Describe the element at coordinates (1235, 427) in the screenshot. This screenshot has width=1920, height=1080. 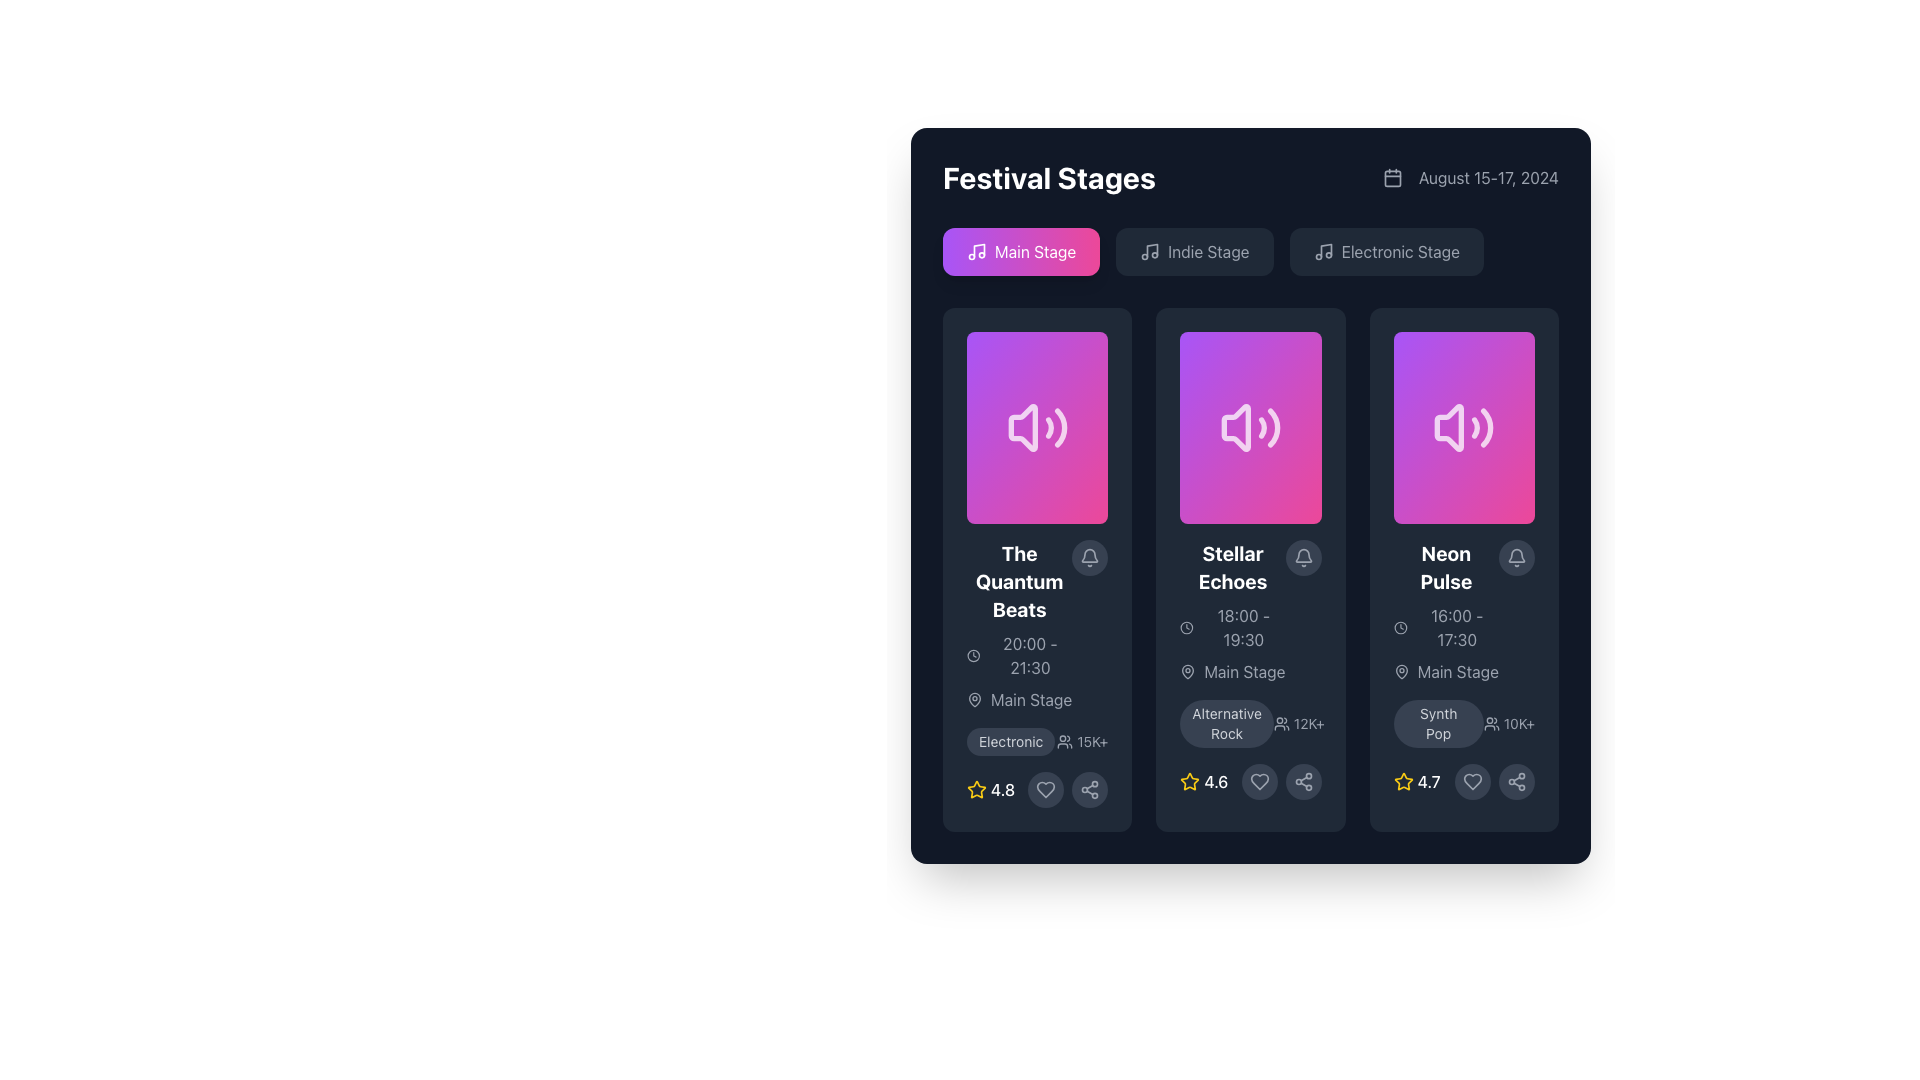
I see `the sound or volume icon located in the upper section of the second card from the left` at that location.